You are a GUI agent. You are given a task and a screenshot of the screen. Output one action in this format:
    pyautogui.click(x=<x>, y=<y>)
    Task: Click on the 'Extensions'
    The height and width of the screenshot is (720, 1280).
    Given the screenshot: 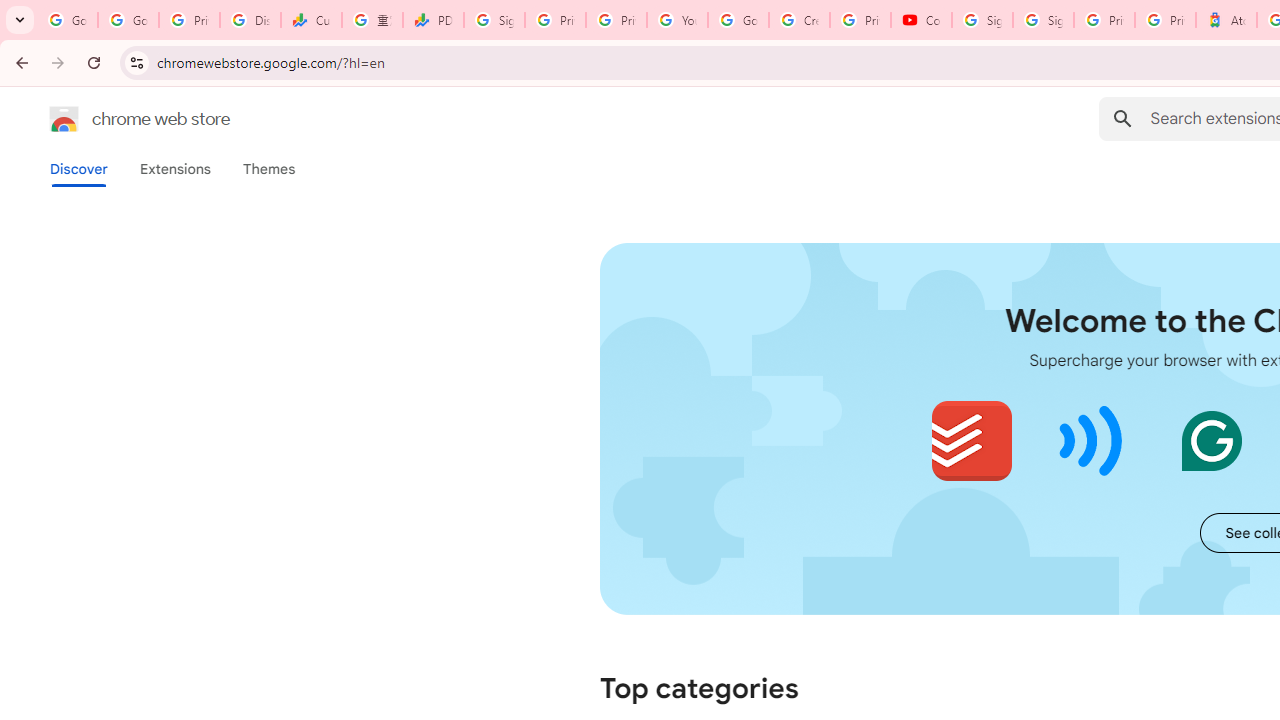 What is the action you would take?
    pyautogui.click(x=174, y=168)
    